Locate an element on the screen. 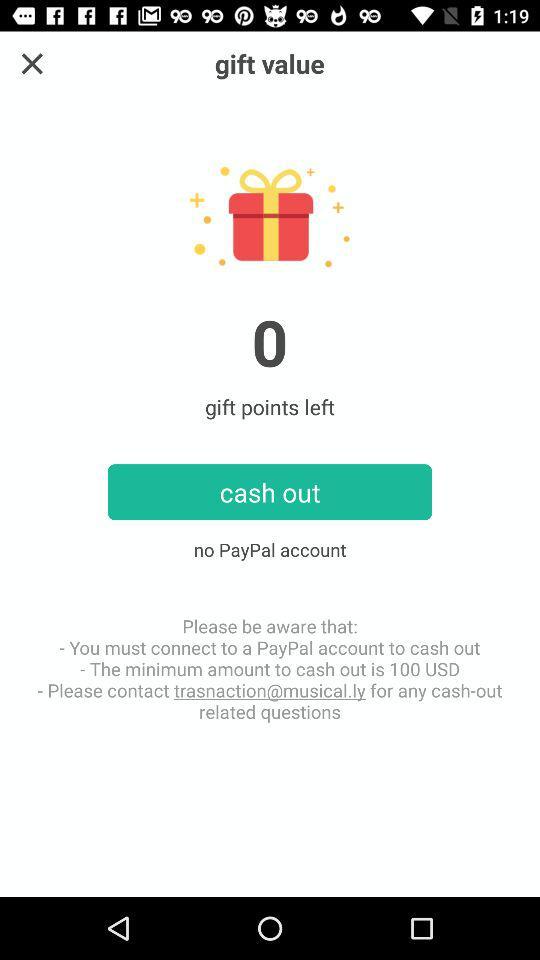 This screenshot has width=540, height=960. the icon next to gift value item is located at coordinates (31, 63).